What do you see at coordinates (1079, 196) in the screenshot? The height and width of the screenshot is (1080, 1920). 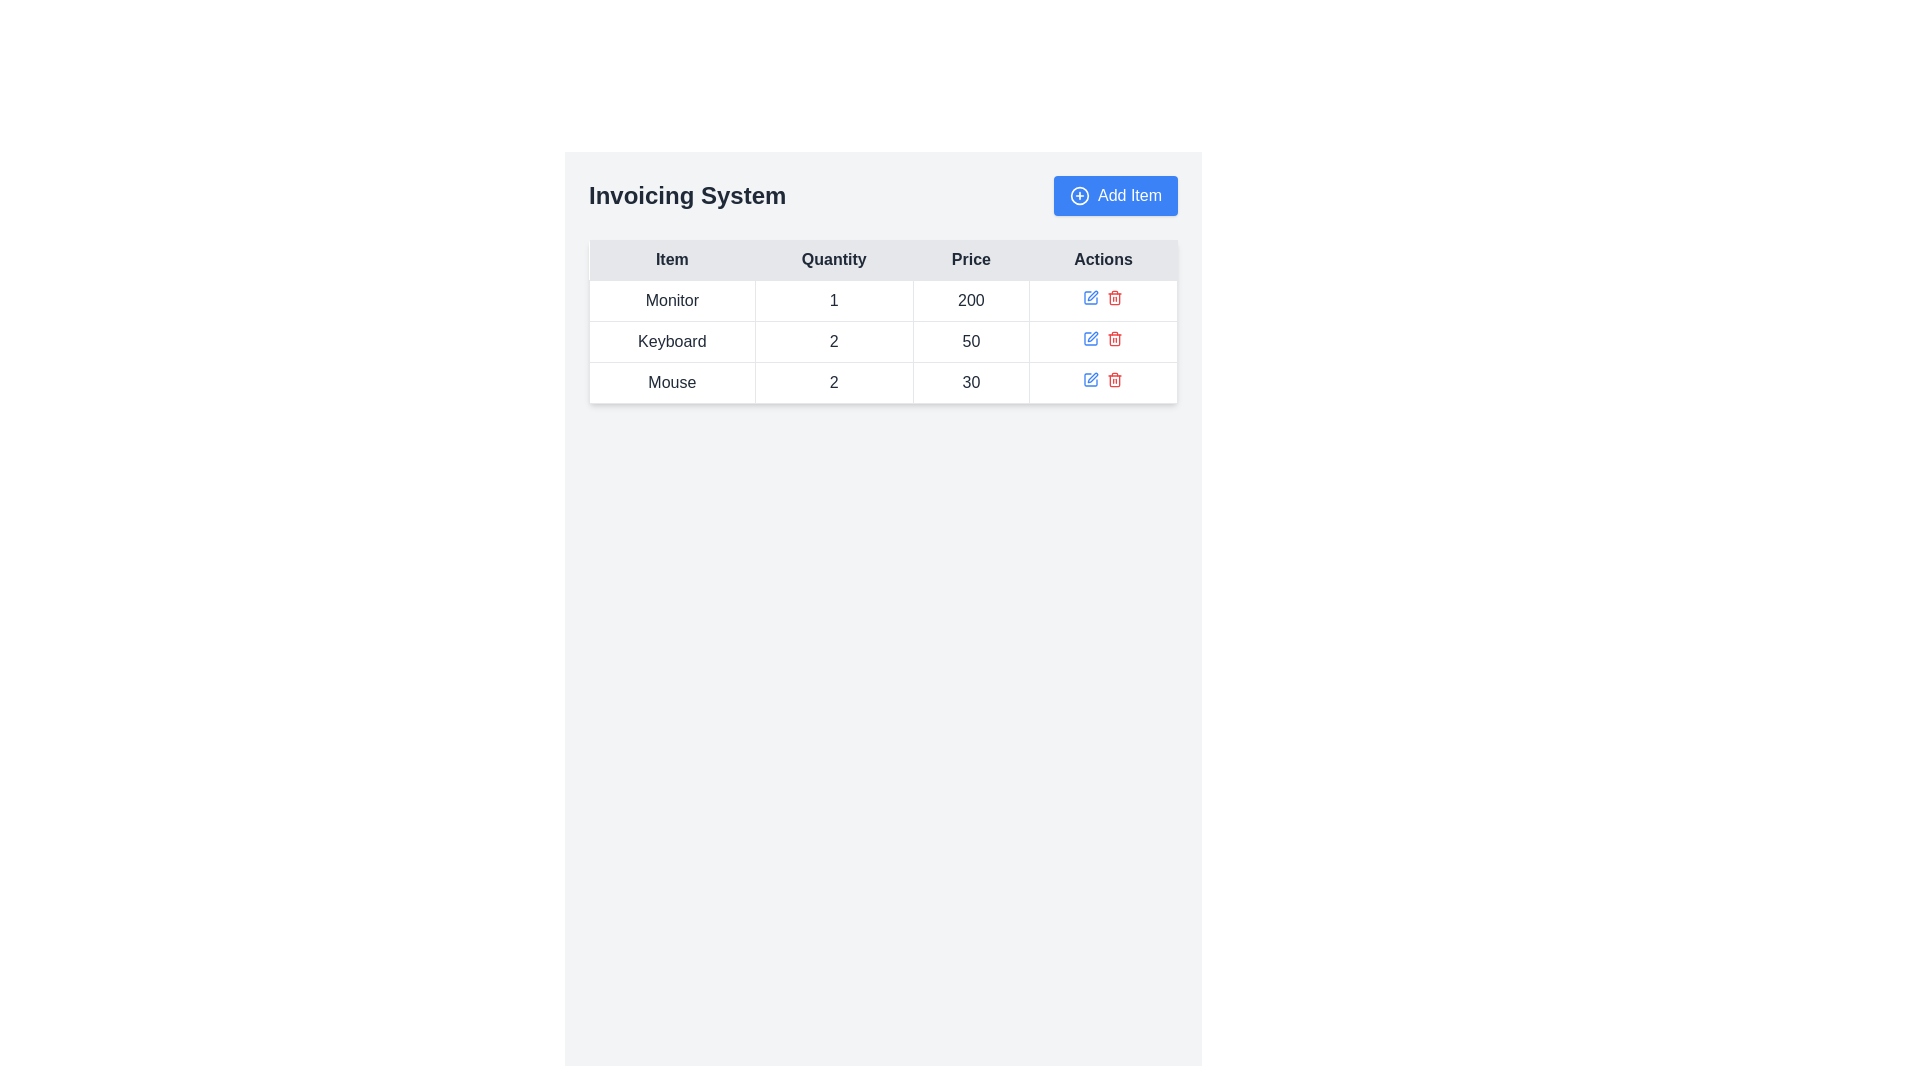 I see `the decorative SVG Circle that illustrates the plus symbol in the 'Add Item' button located at the top-right of the interface above the item table` at bounding box center [1079, 196].